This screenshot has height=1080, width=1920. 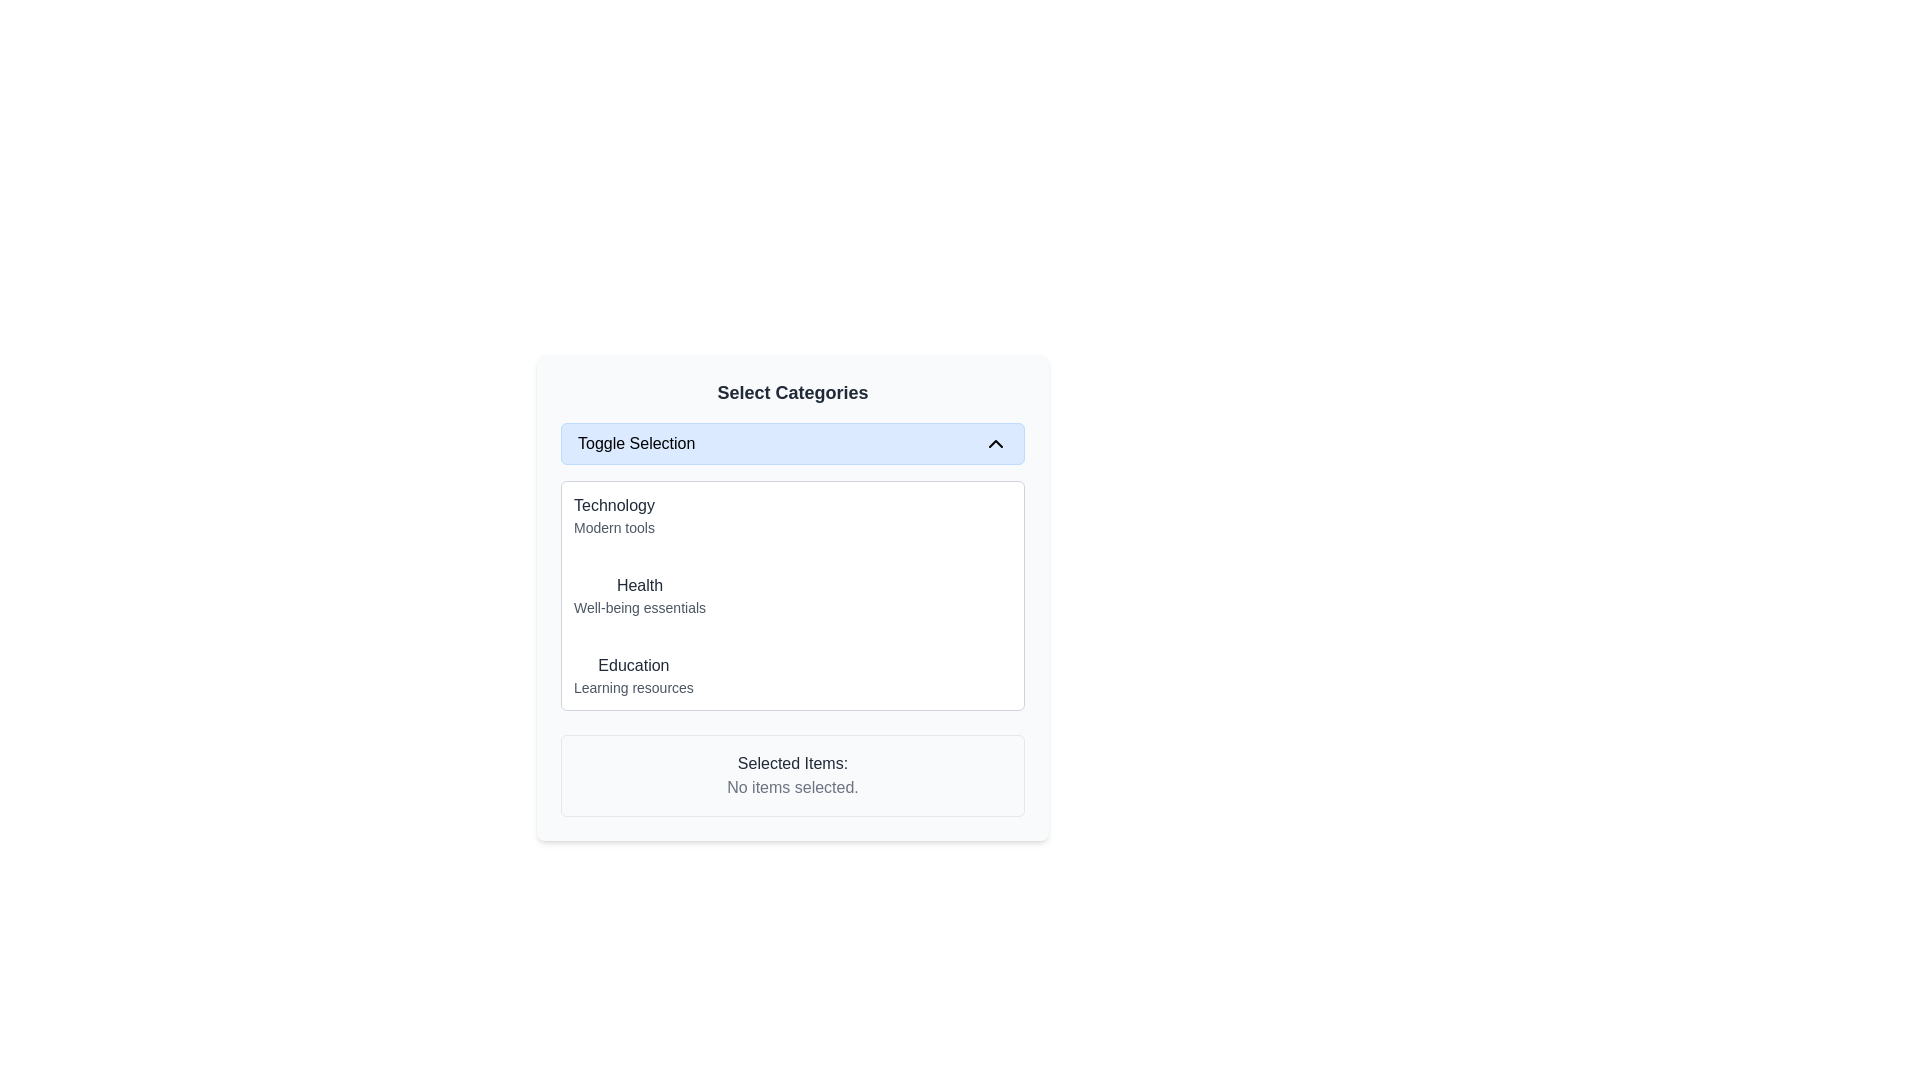 I want to click on the text label that serves as a subtitle for the 'Education' category, located near the bottom of the 'Select Categories' box, so click(x=632, y=686).